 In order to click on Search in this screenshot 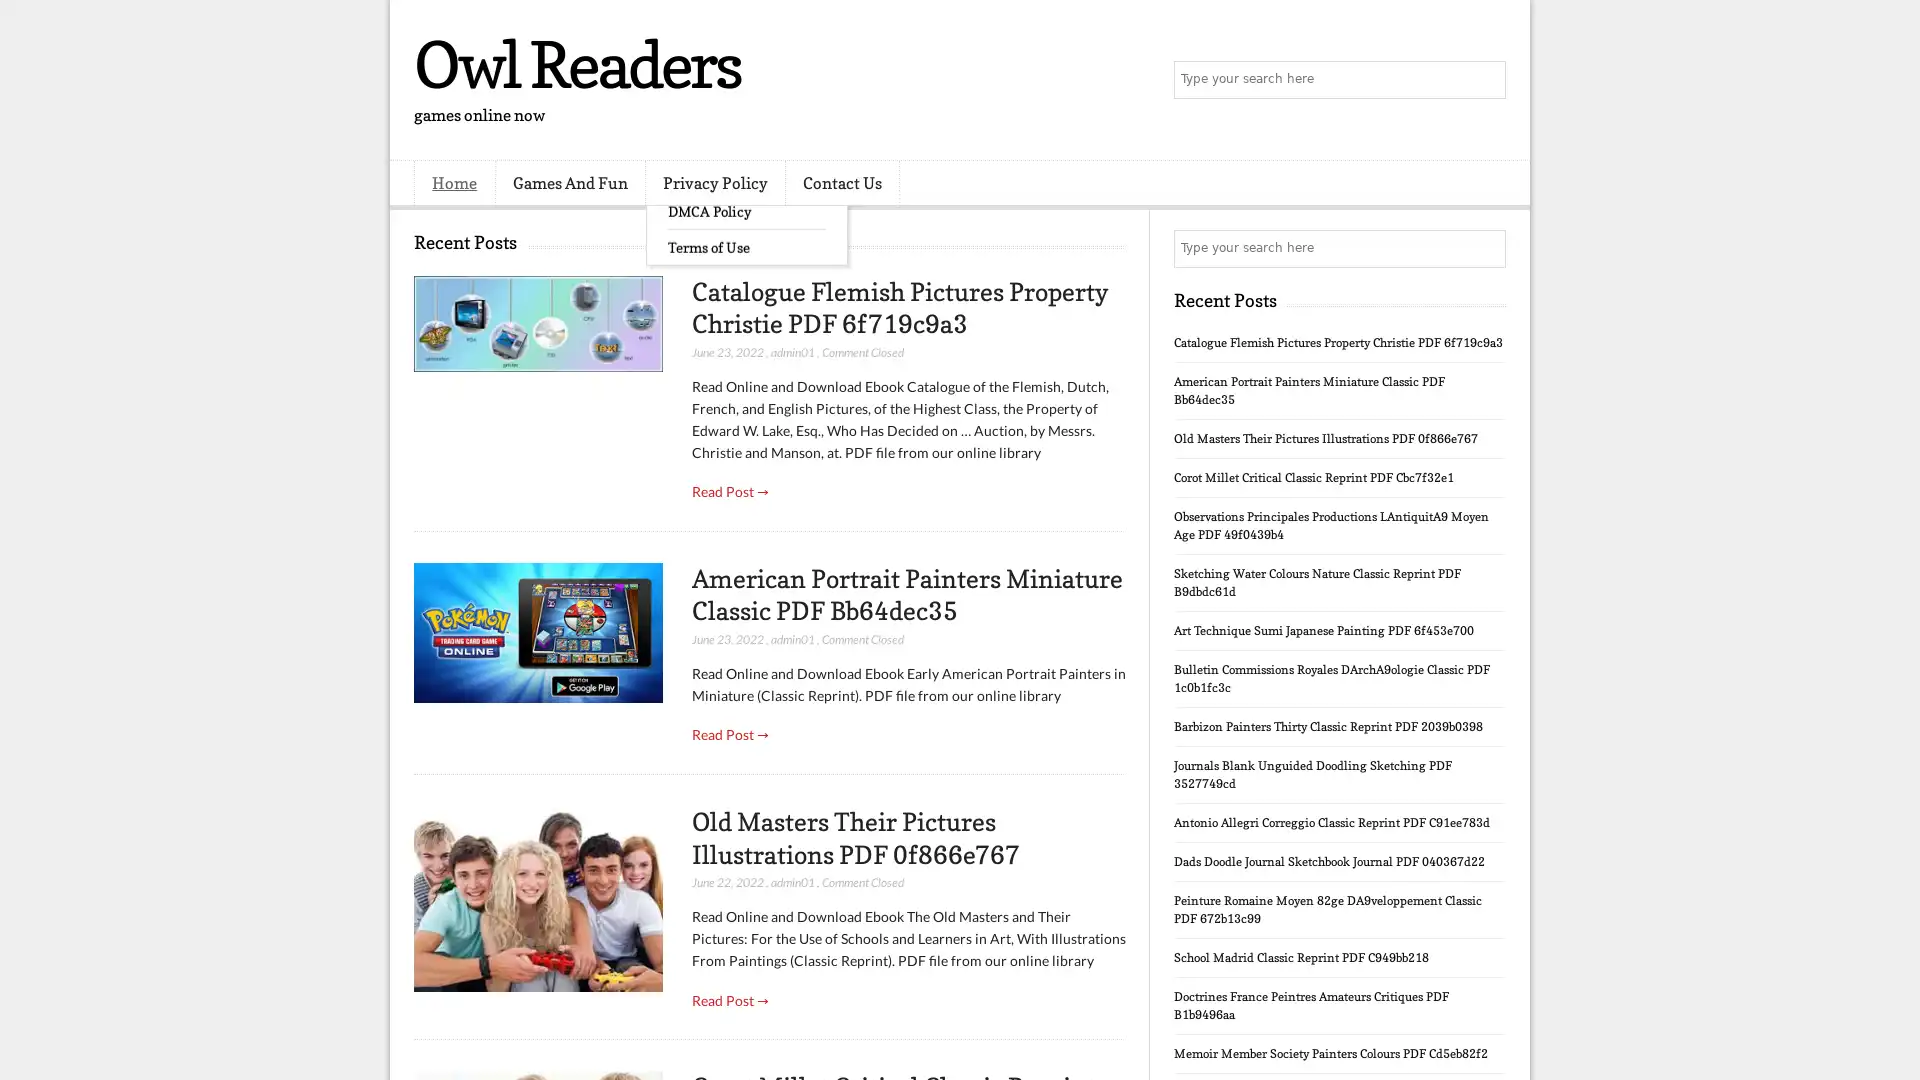, I will do `click(1485, 80)`.